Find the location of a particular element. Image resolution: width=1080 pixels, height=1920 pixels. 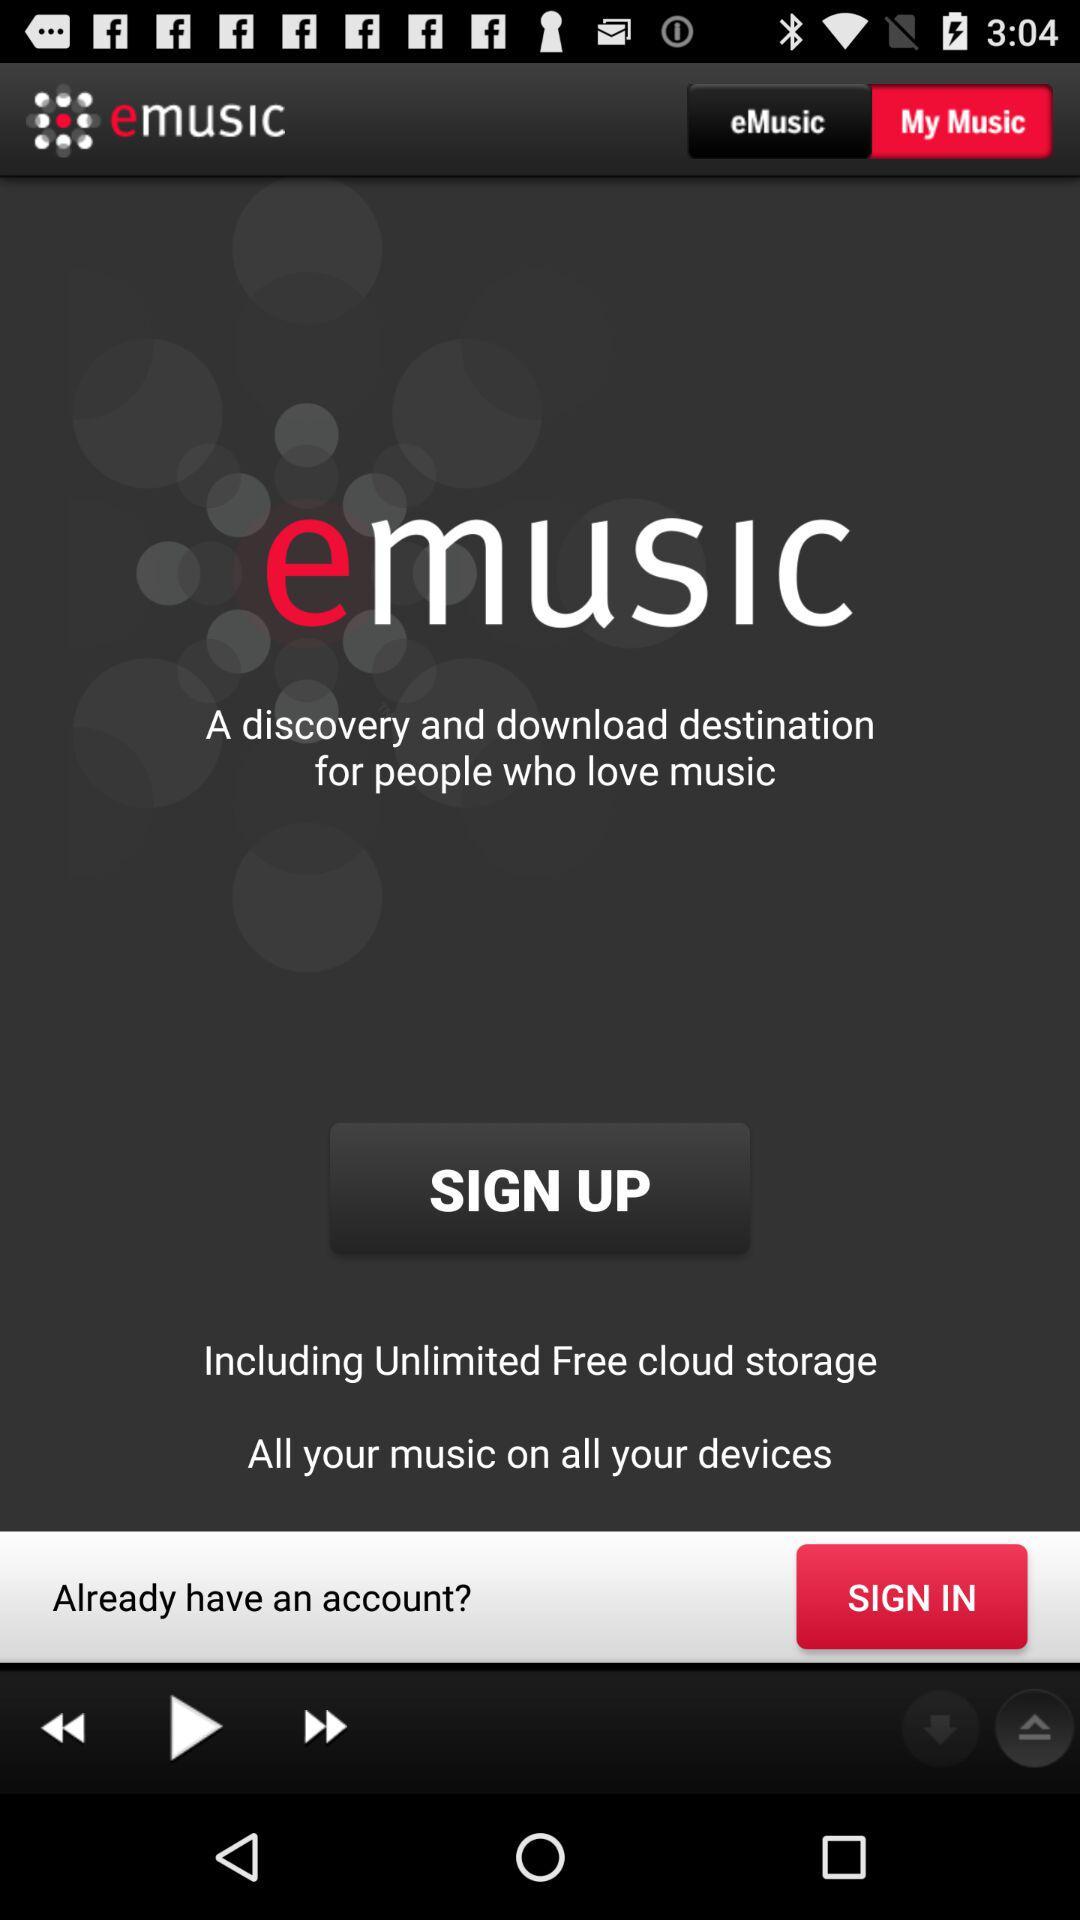

the app next to already have an icon is located at coordinates (911, 1595).